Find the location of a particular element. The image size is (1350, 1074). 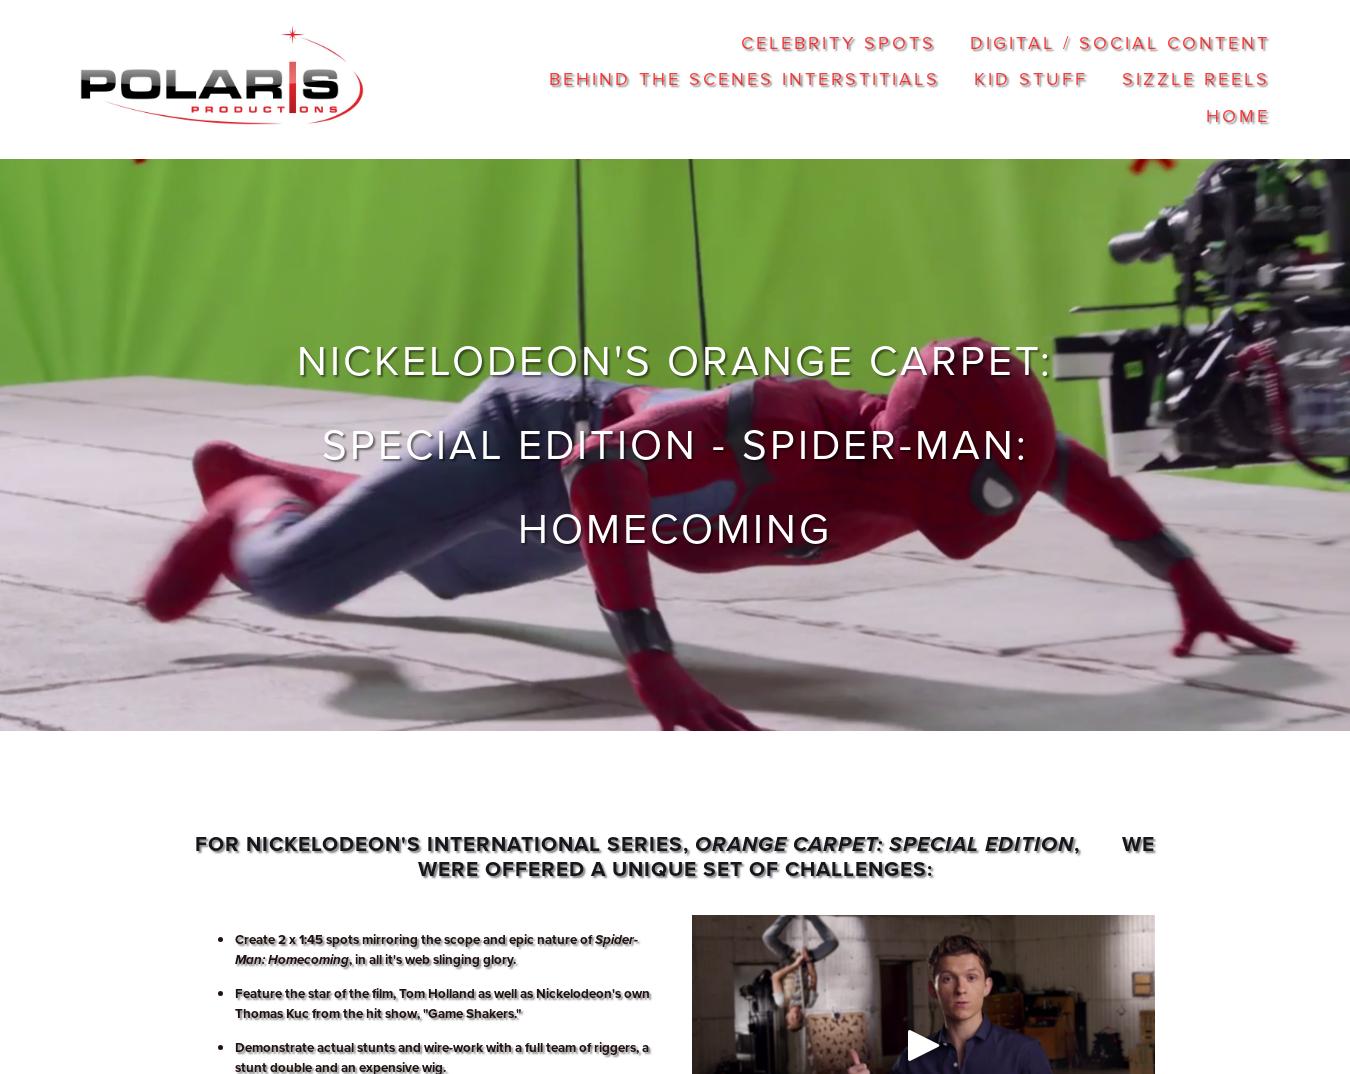

'Sizzle Reels' is located at coordinates (1194, 78).